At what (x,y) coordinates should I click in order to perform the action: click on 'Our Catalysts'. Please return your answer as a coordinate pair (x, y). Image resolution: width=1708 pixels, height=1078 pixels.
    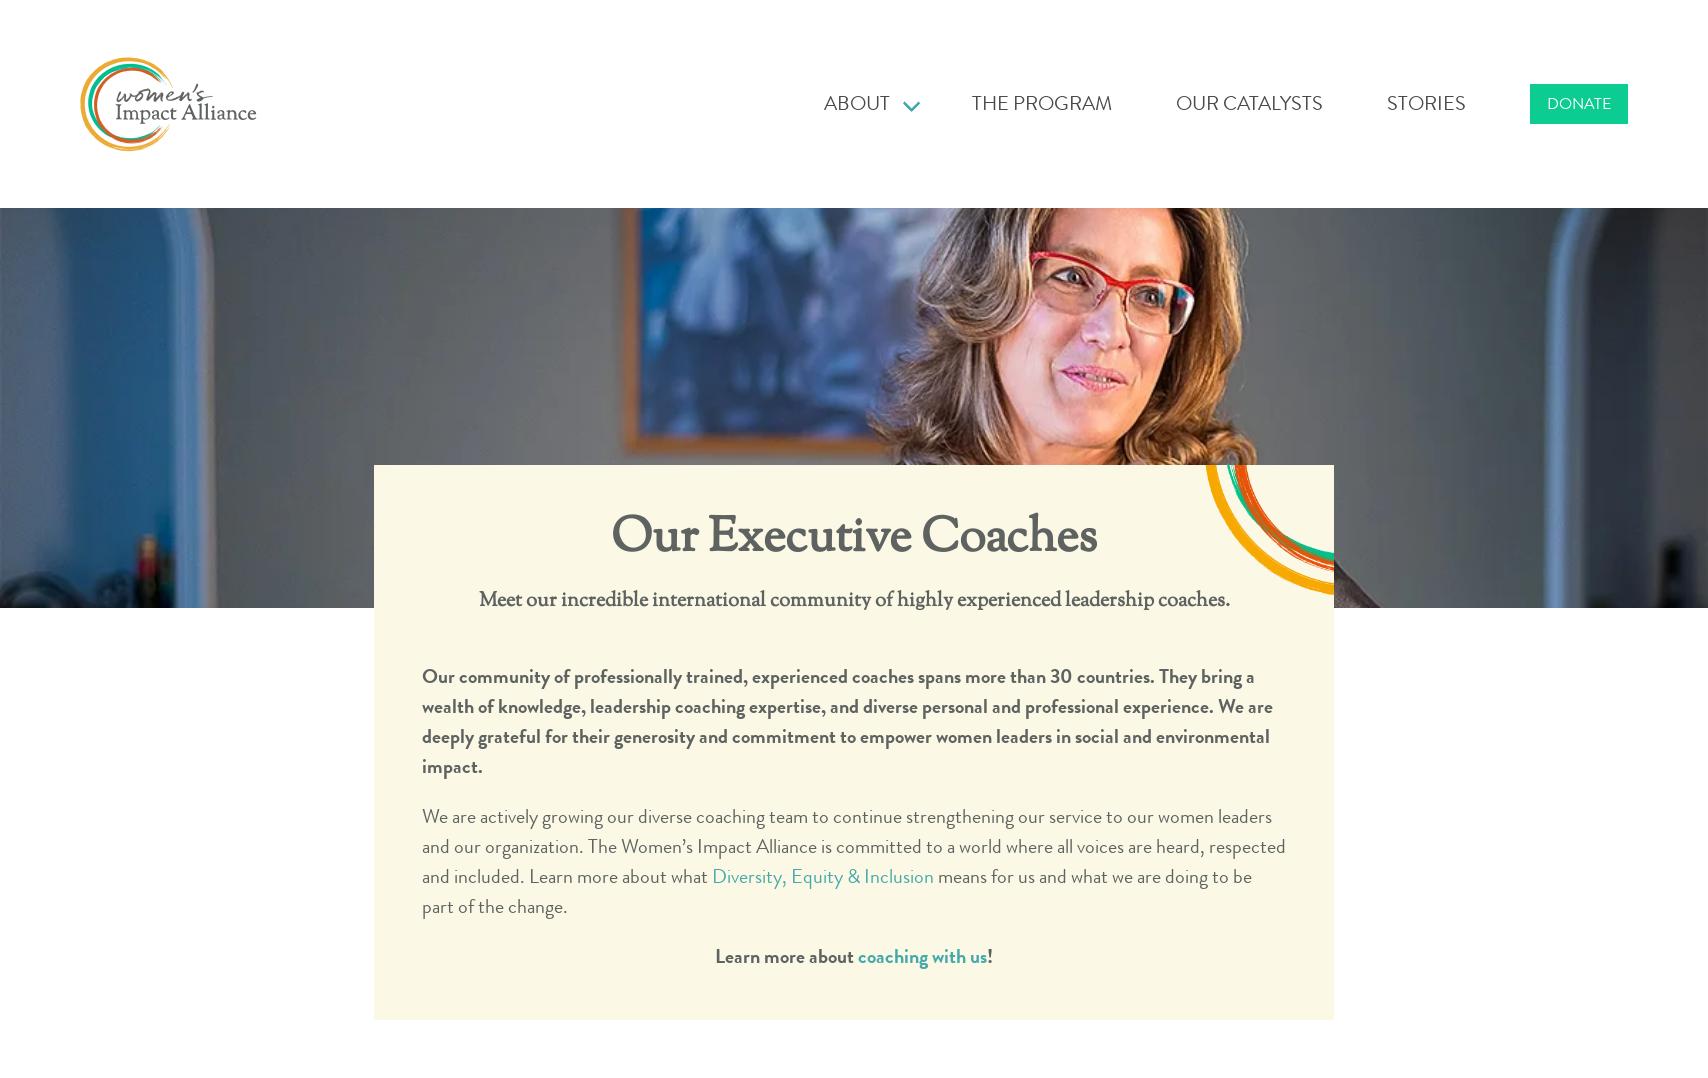
    Looking at the image, I should click on (1249, 102).